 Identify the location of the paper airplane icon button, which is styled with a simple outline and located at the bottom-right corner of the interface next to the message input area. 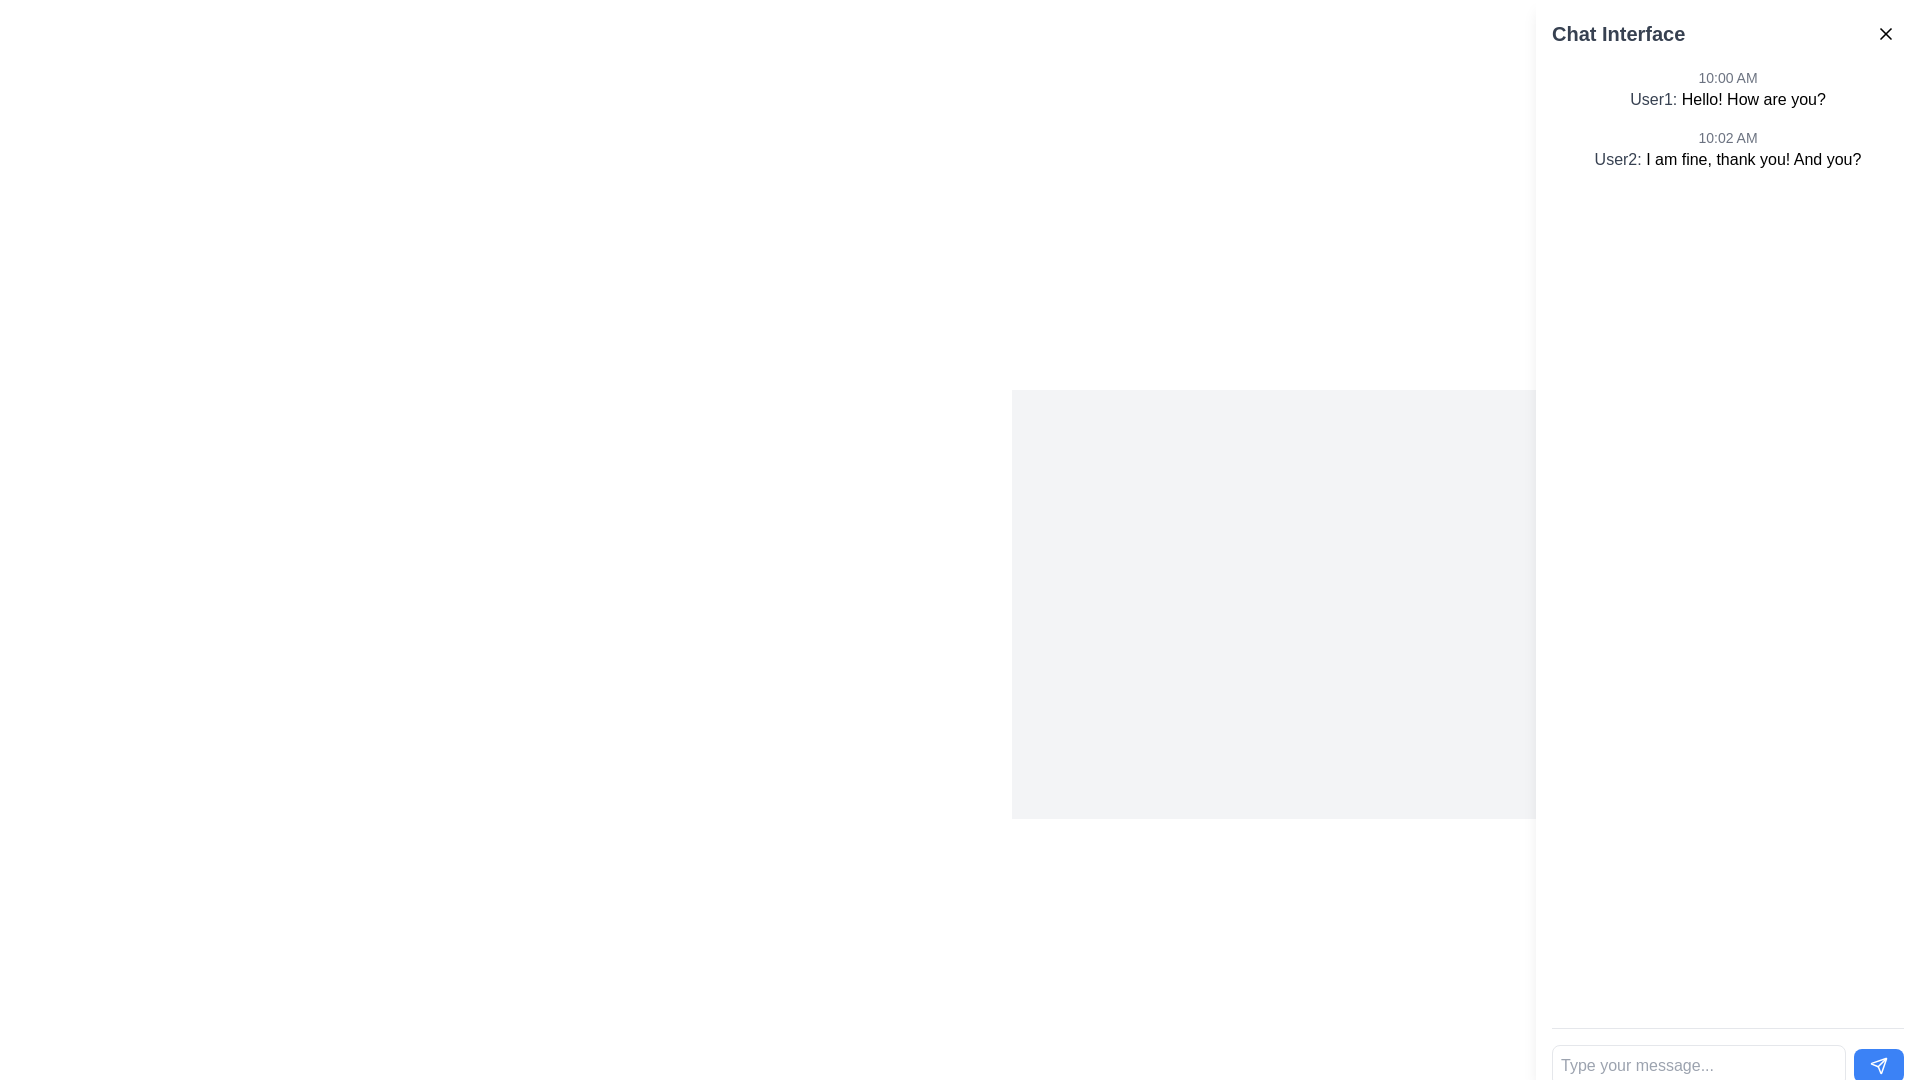
(1877, 1064).